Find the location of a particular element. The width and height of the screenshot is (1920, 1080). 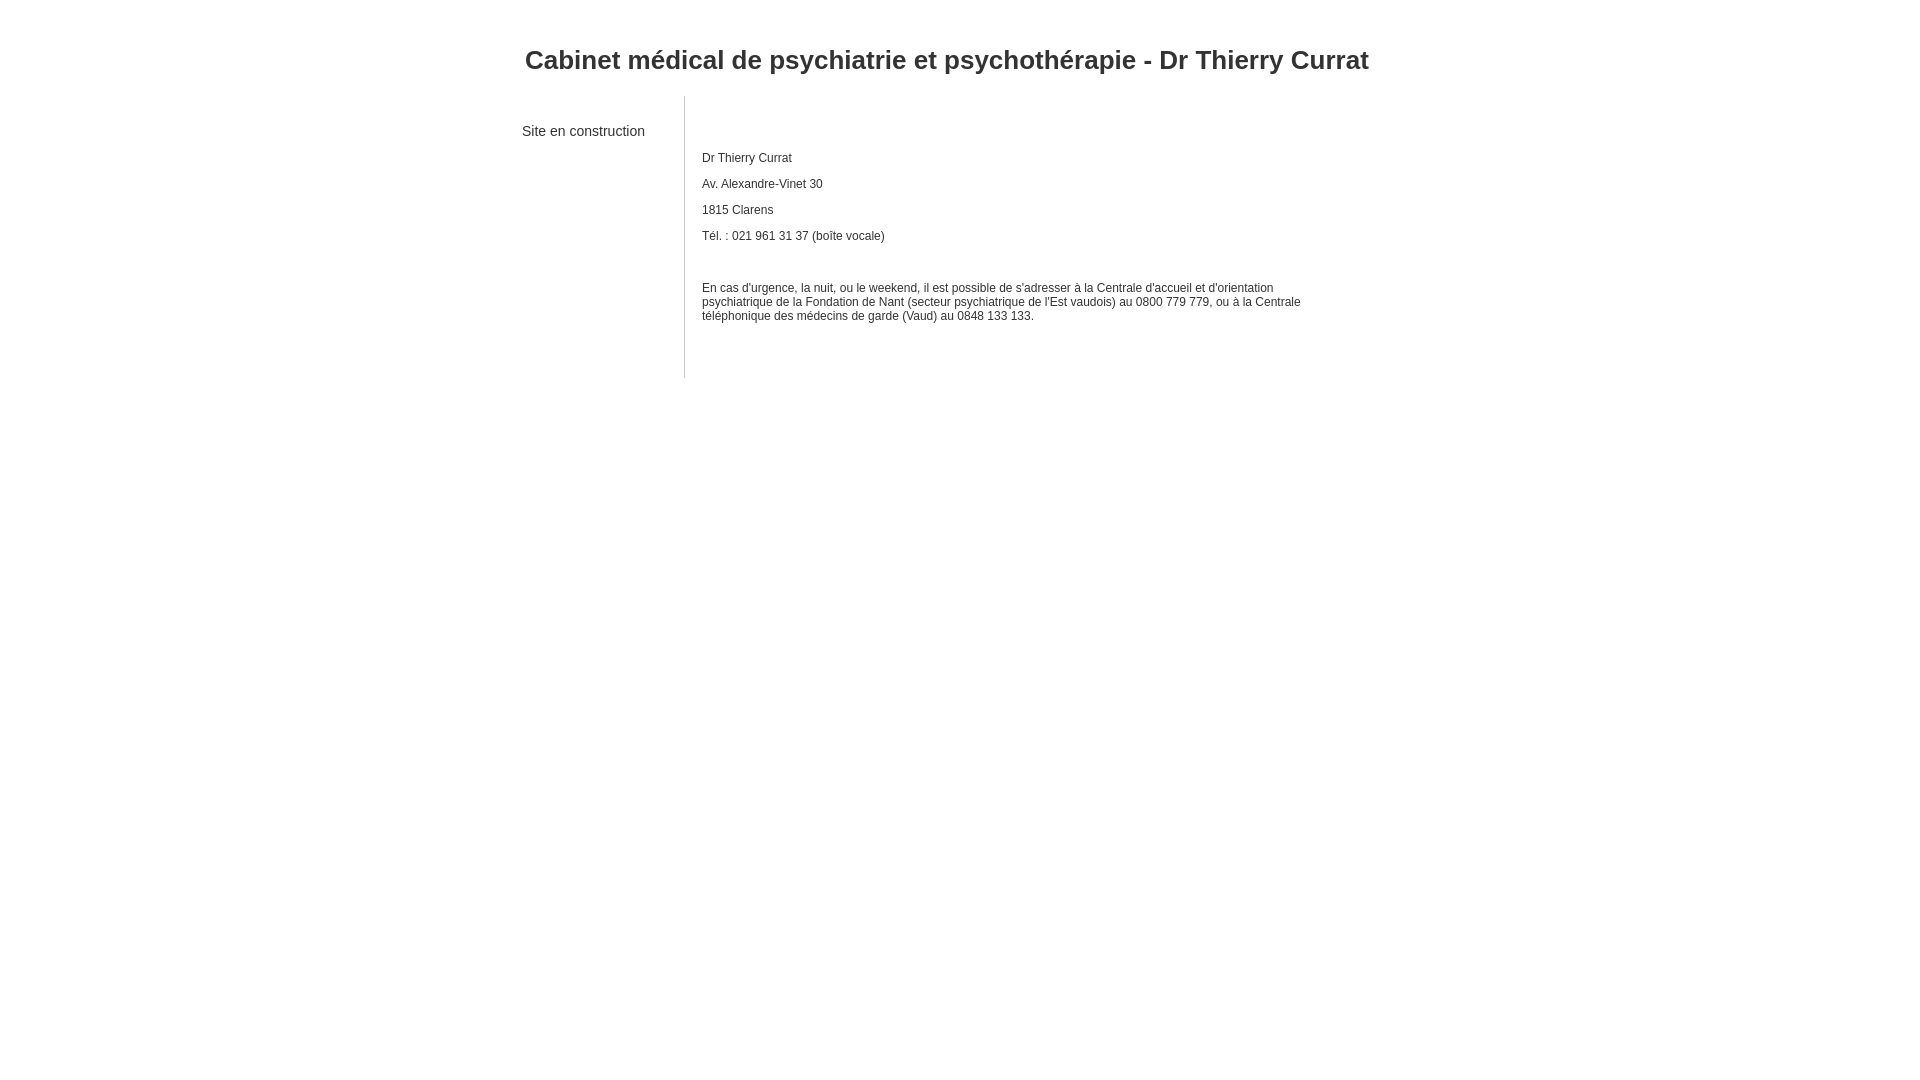

'Site en construction' is located at coordinates (522, 137).